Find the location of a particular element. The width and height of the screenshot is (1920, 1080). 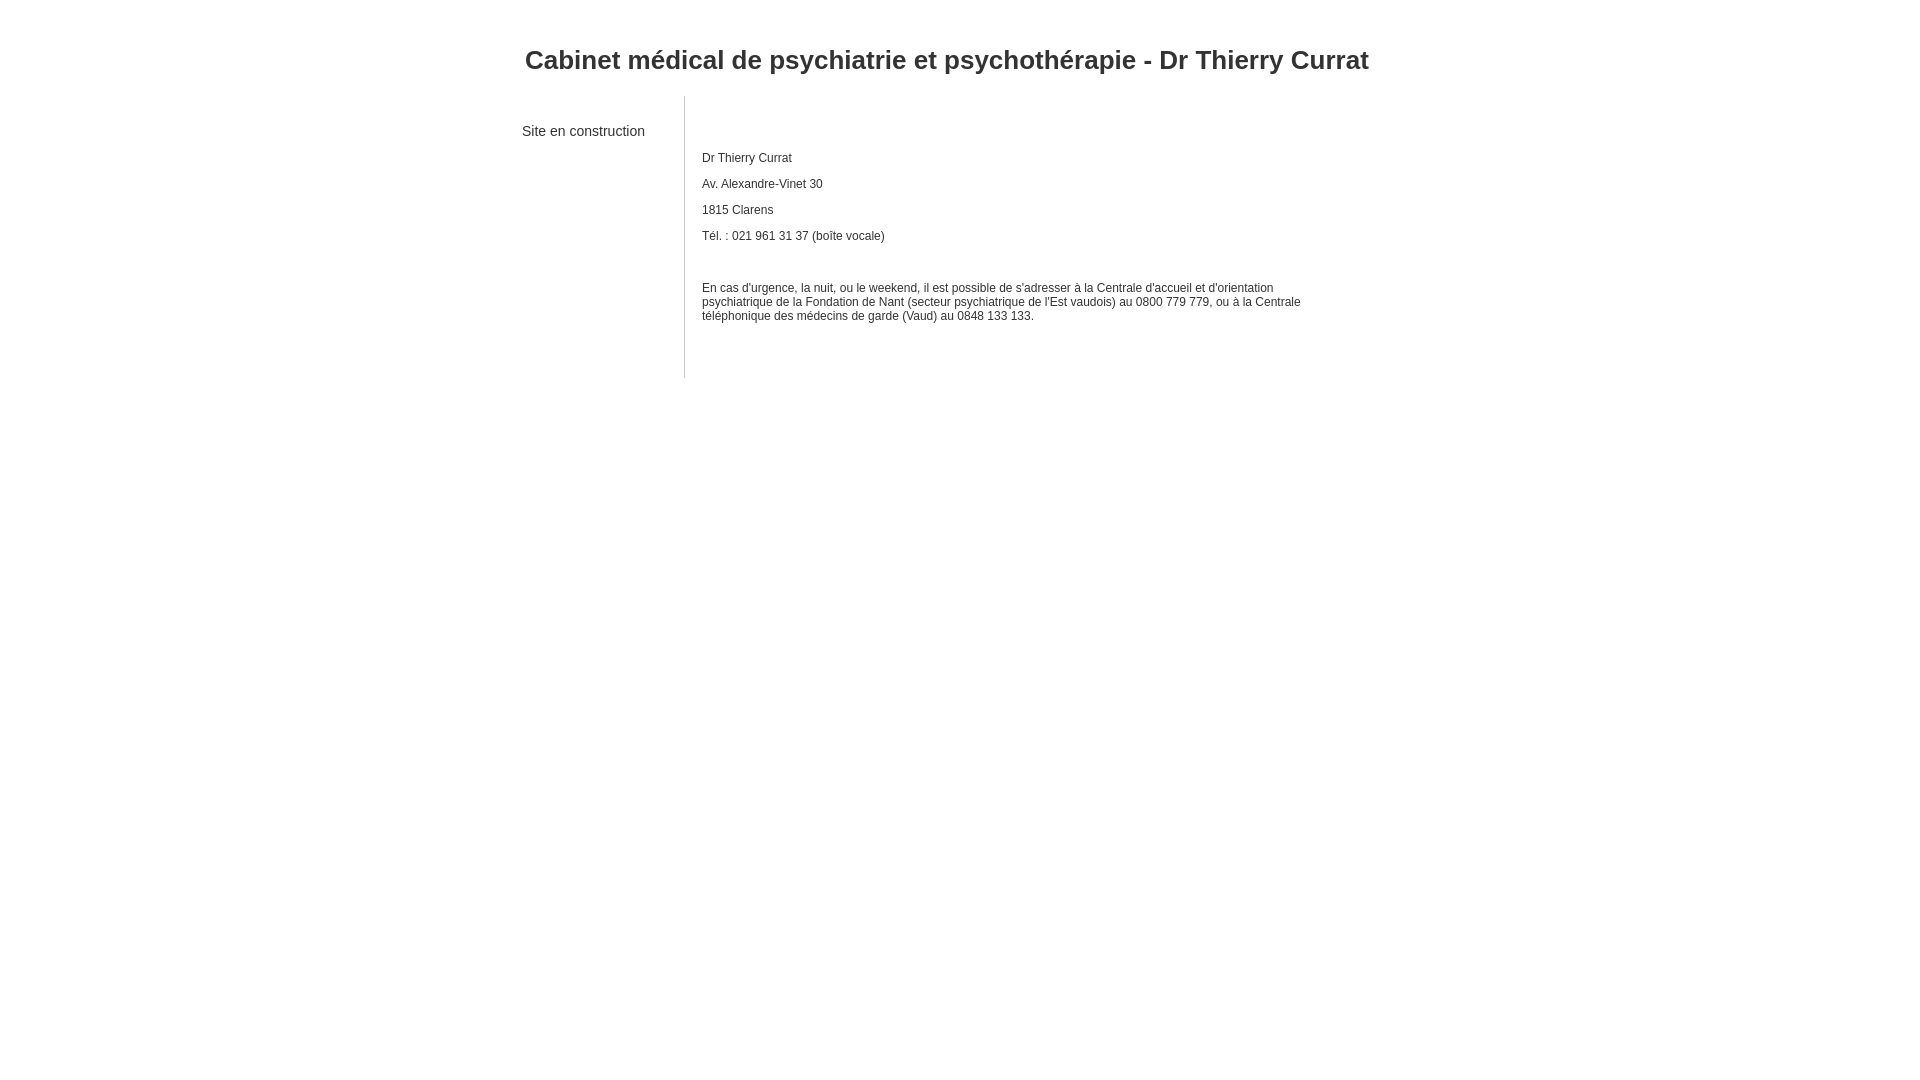

'Site en construction' is located at coordinates (522, 137).